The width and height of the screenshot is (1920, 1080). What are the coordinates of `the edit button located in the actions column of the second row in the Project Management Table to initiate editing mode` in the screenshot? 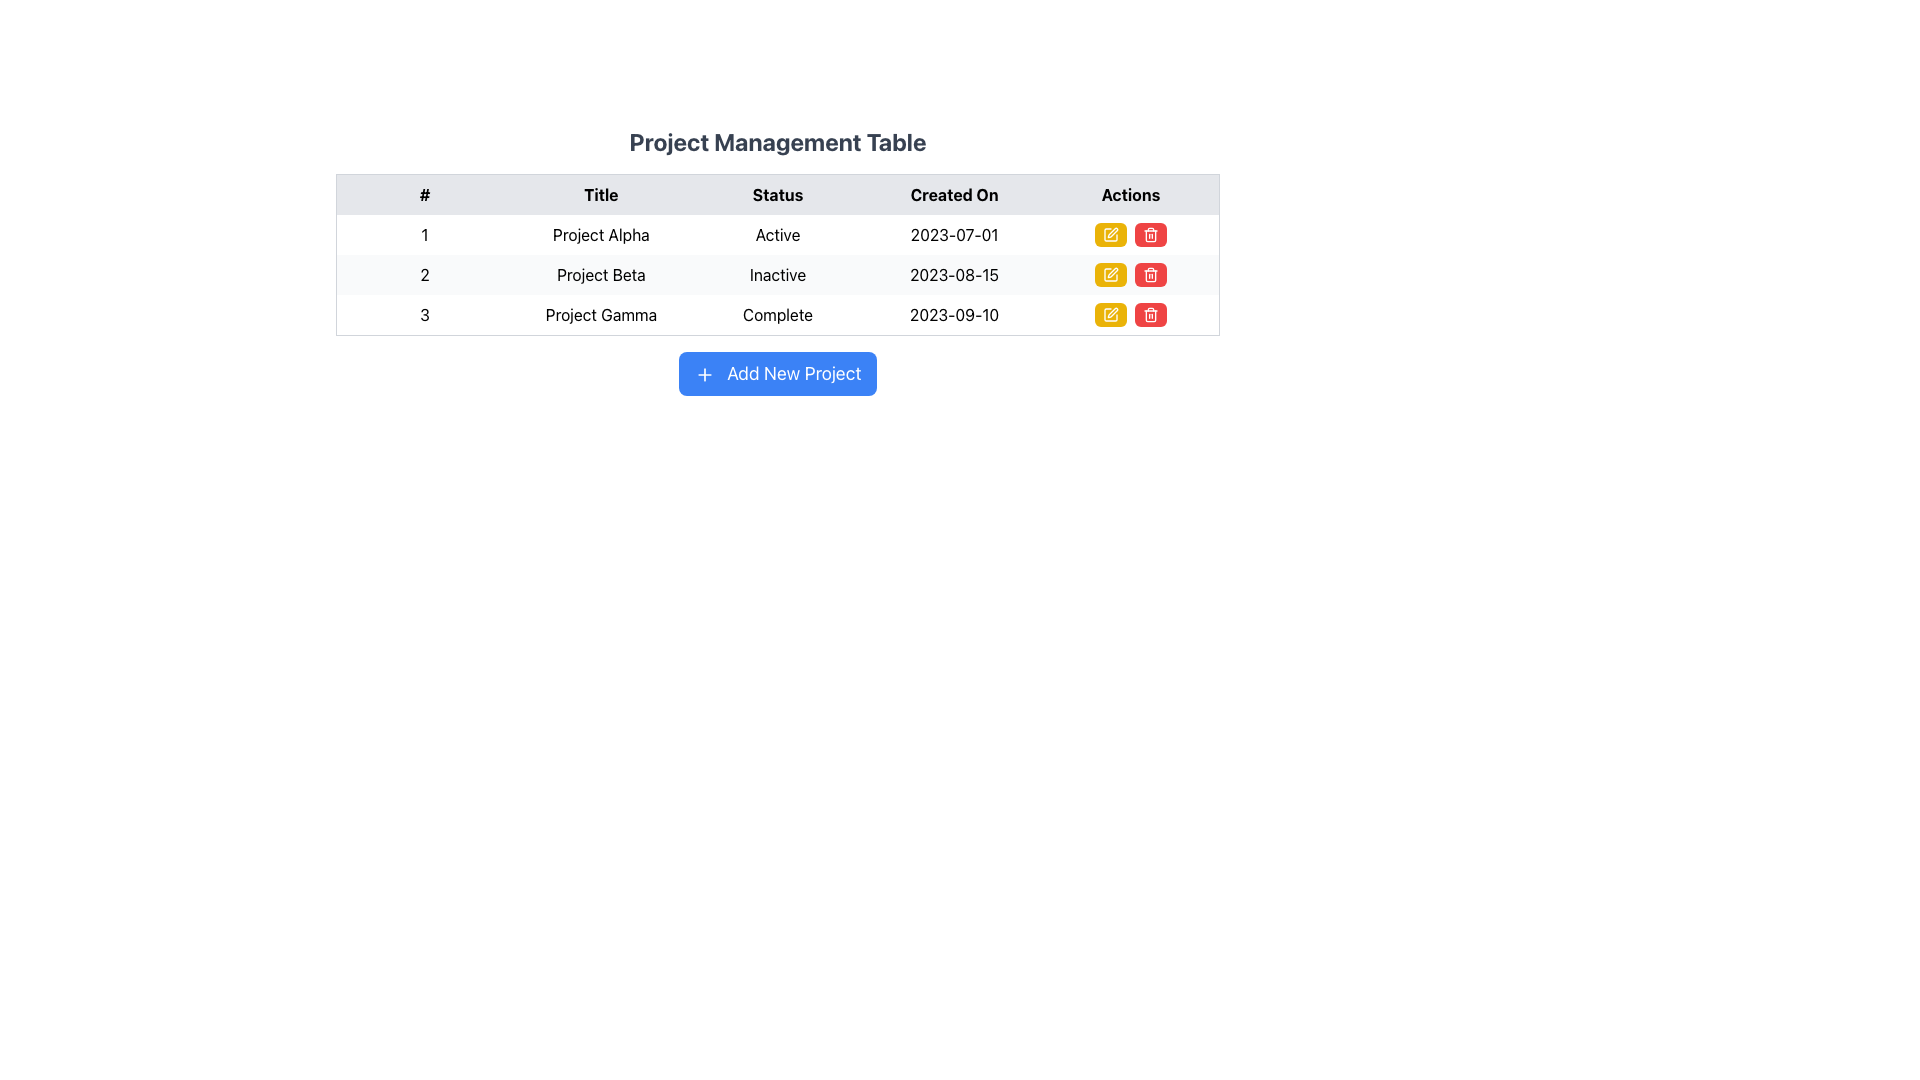 It's located at (1109, 274).